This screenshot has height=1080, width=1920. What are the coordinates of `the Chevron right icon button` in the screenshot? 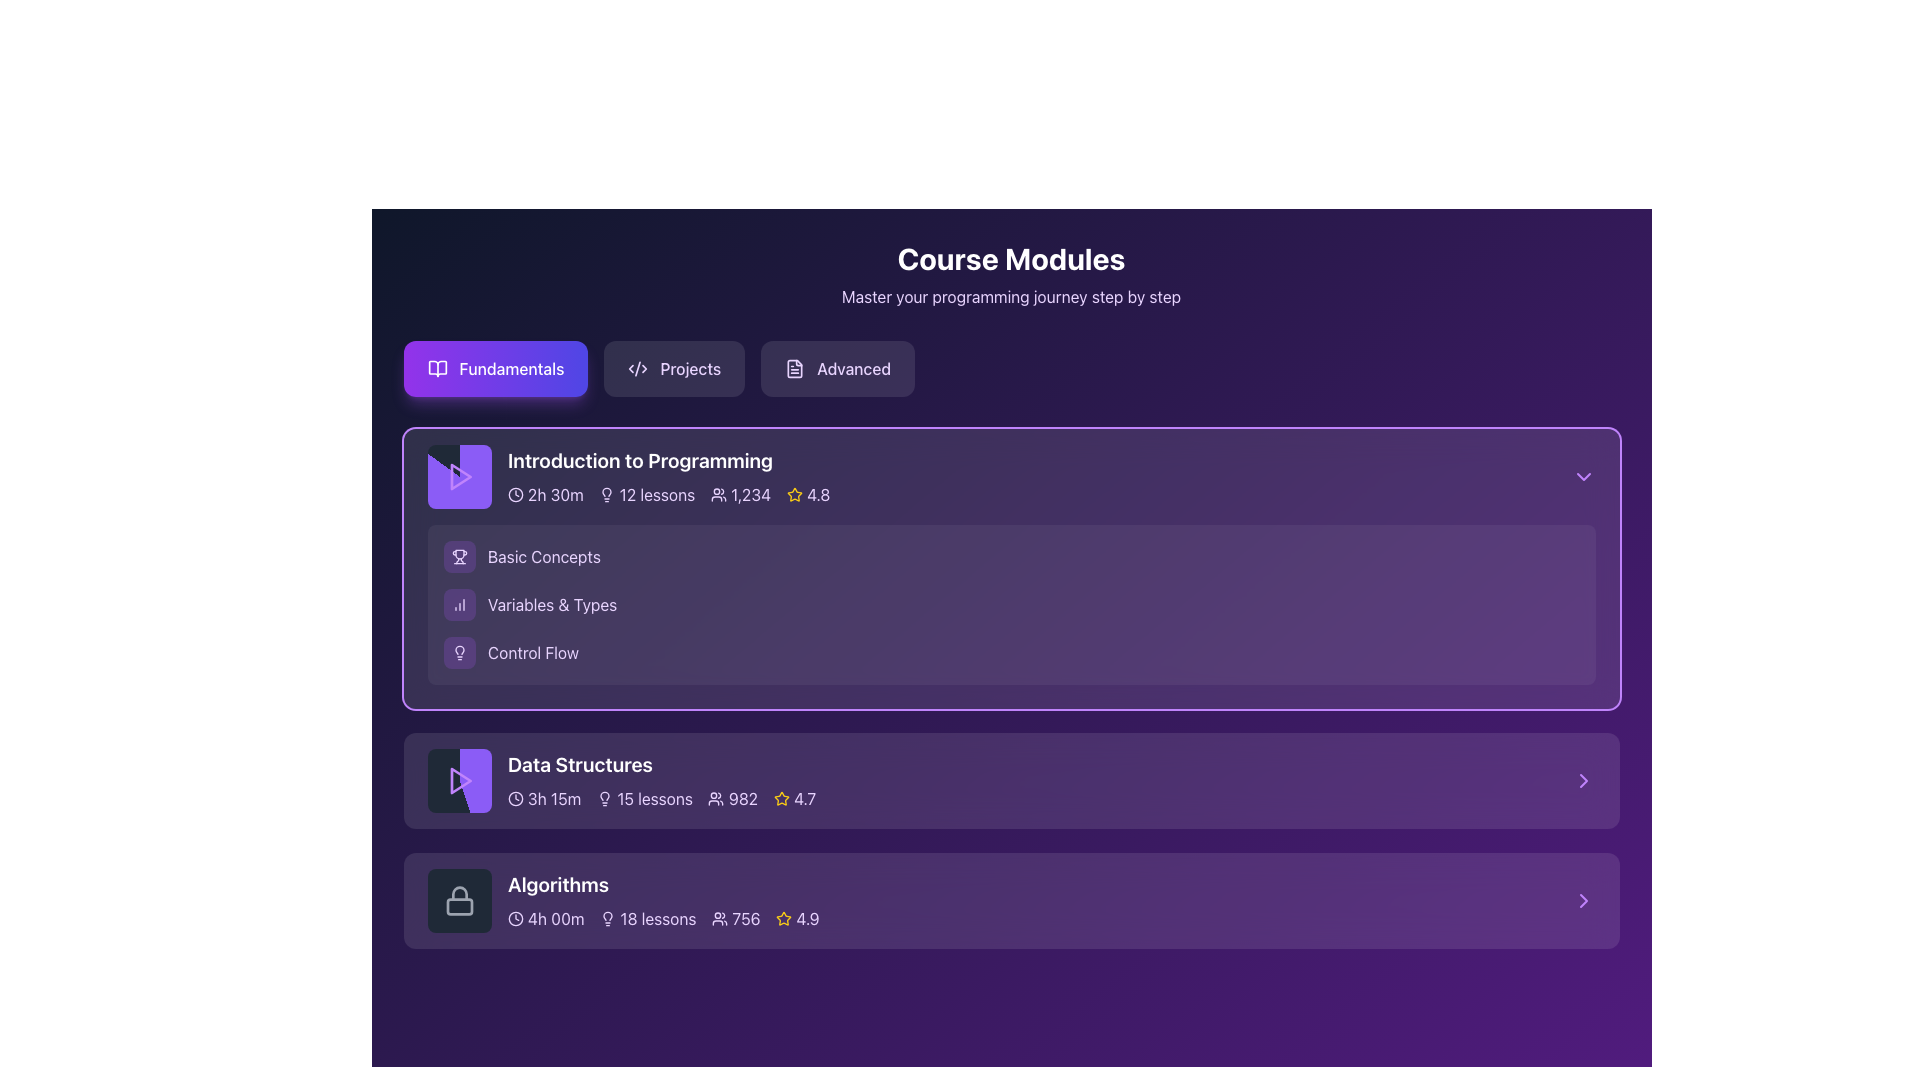 It's located at (1582, 779).